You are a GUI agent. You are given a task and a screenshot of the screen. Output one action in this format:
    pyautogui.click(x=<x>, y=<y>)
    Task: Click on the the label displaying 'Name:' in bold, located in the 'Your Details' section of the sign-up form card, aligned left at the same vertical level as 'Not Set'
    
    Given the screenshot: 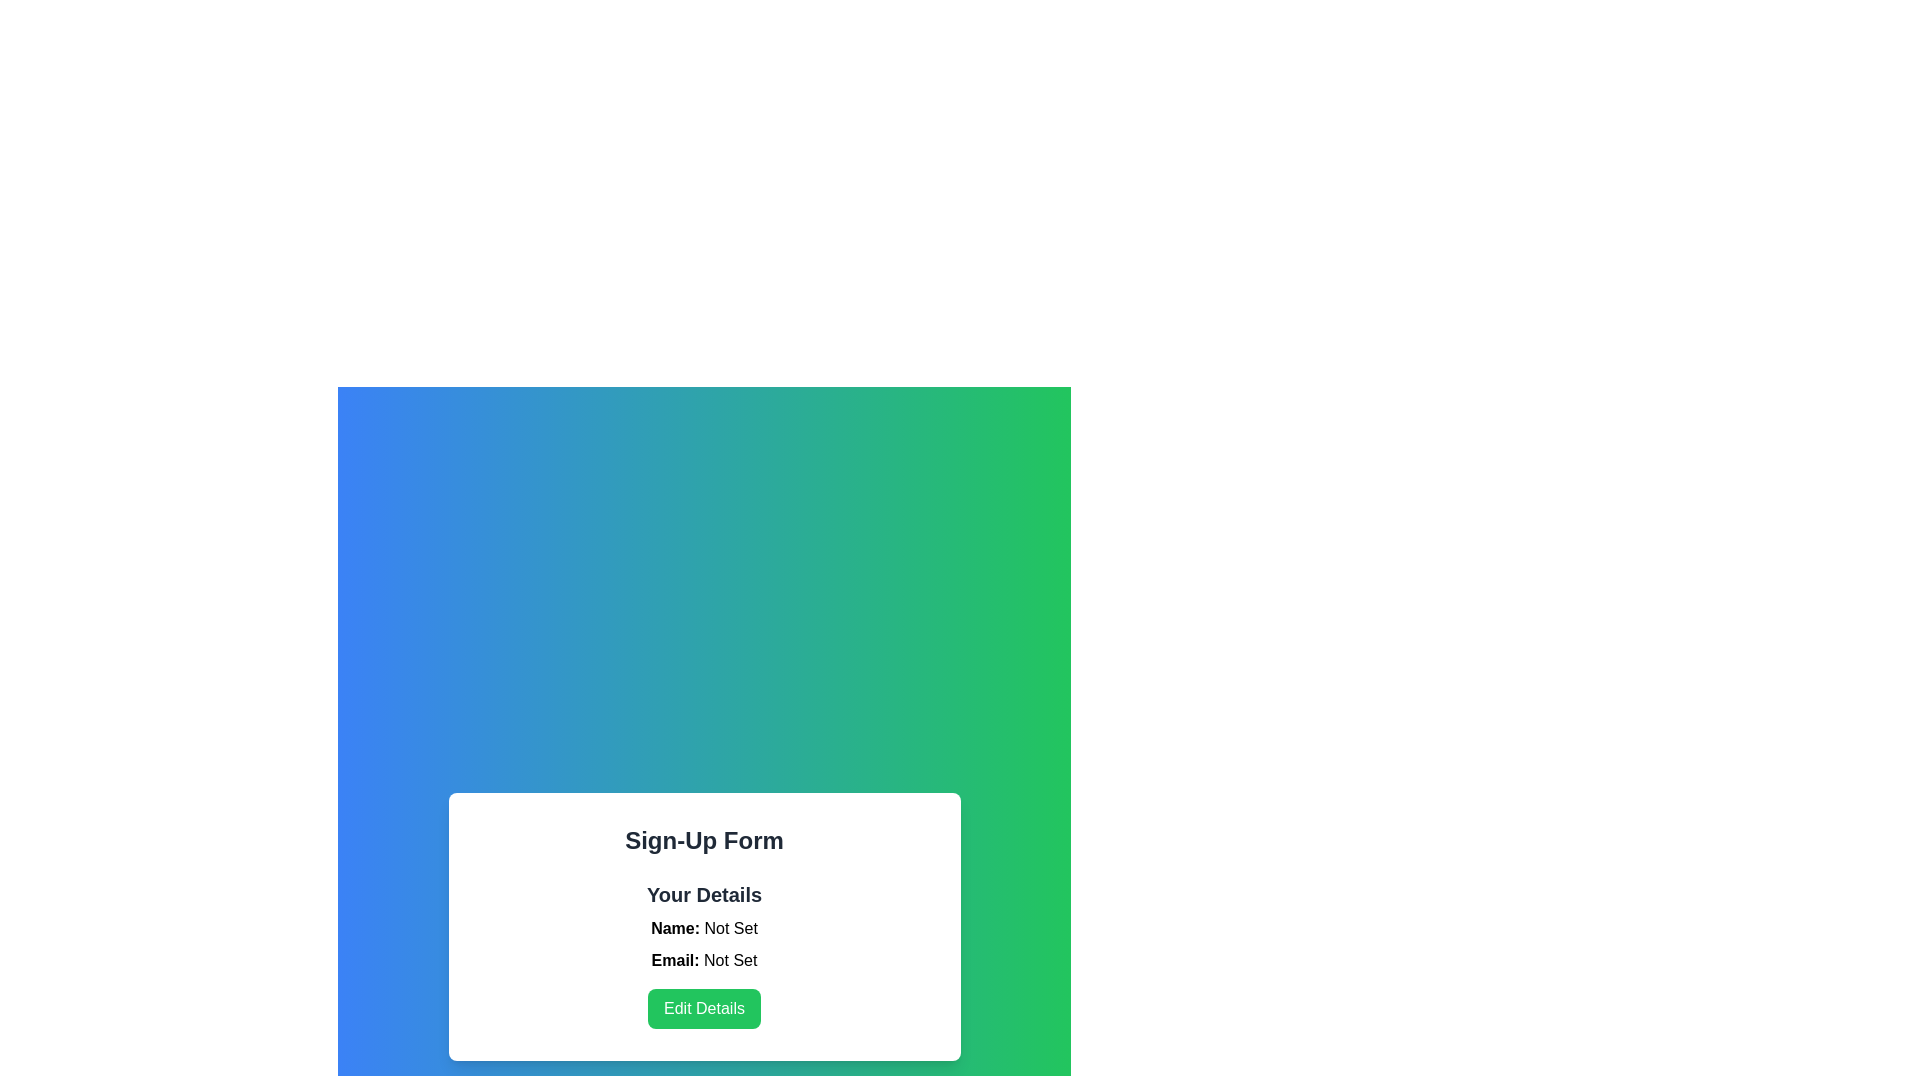 What is the action you would take?
    pyautogui.click(x=675, y=928)
    